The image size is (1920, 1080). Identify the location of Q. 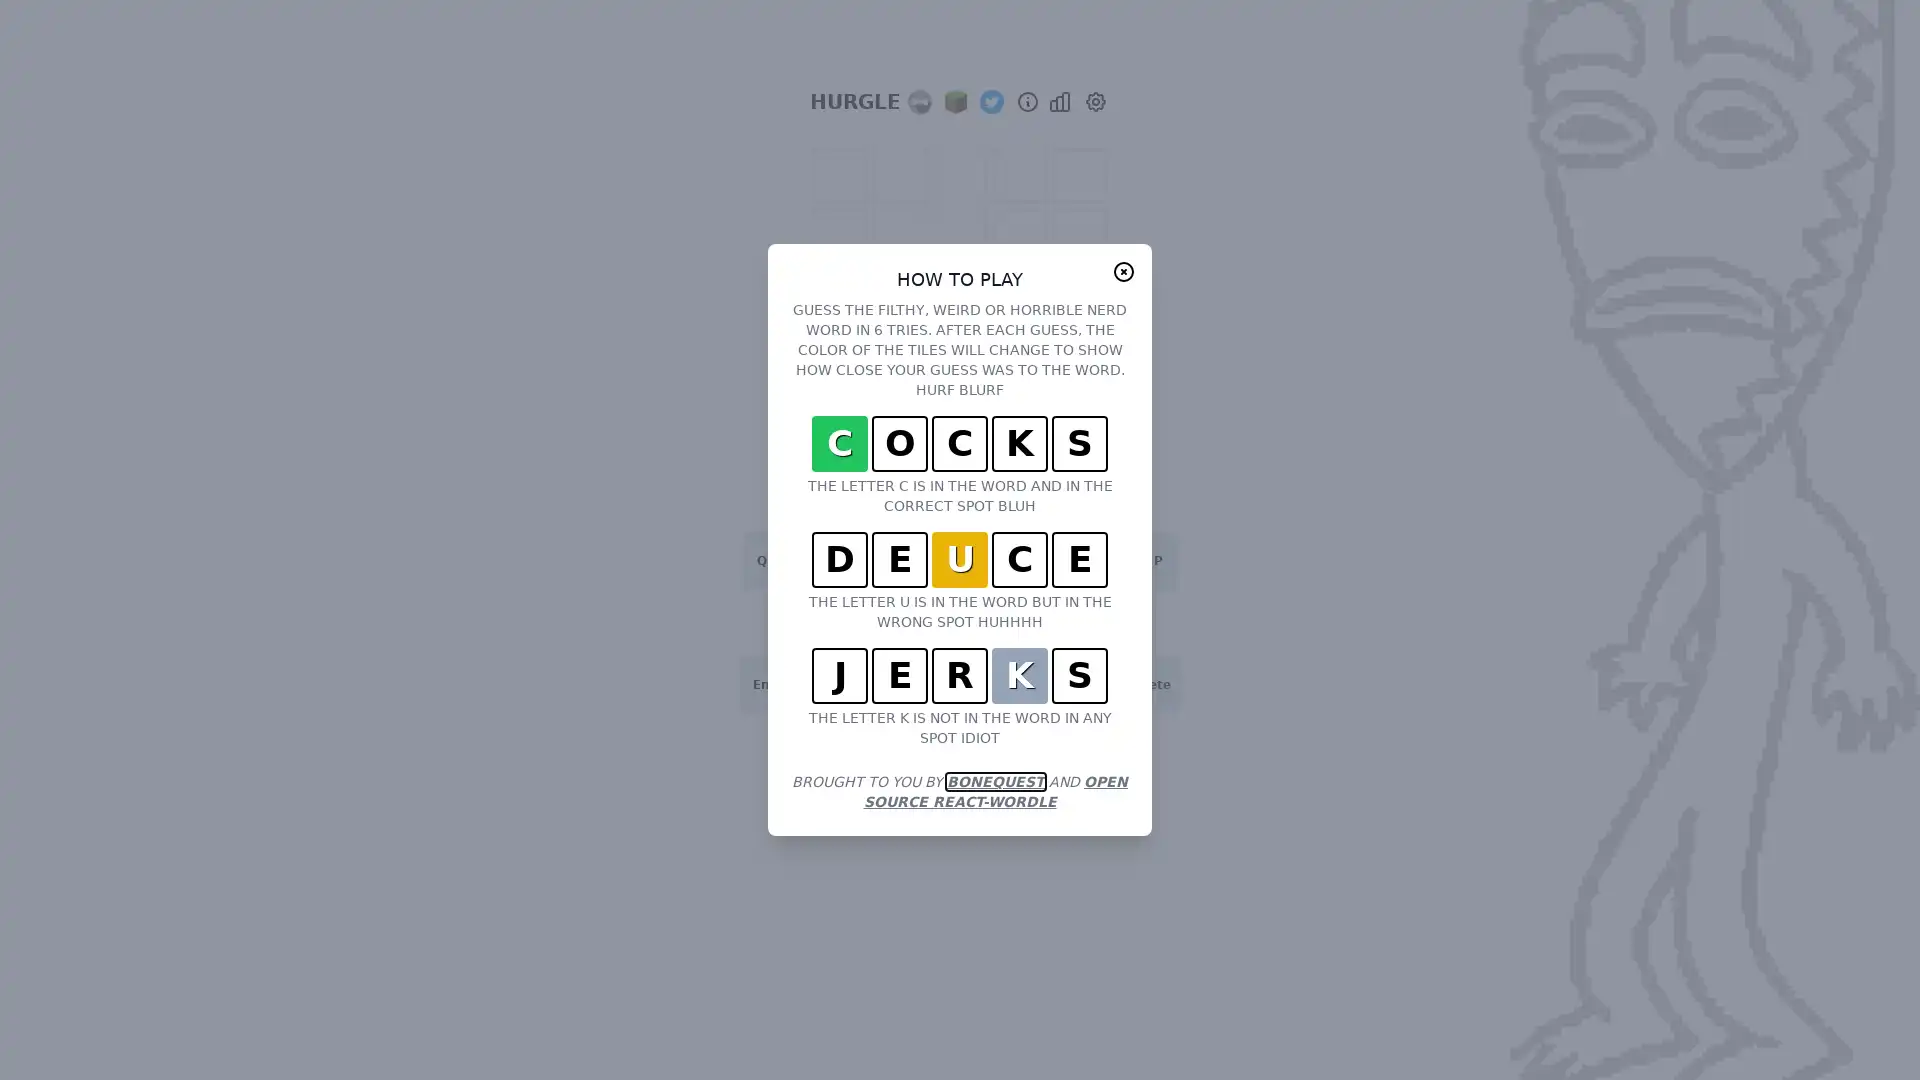
(761, 560).